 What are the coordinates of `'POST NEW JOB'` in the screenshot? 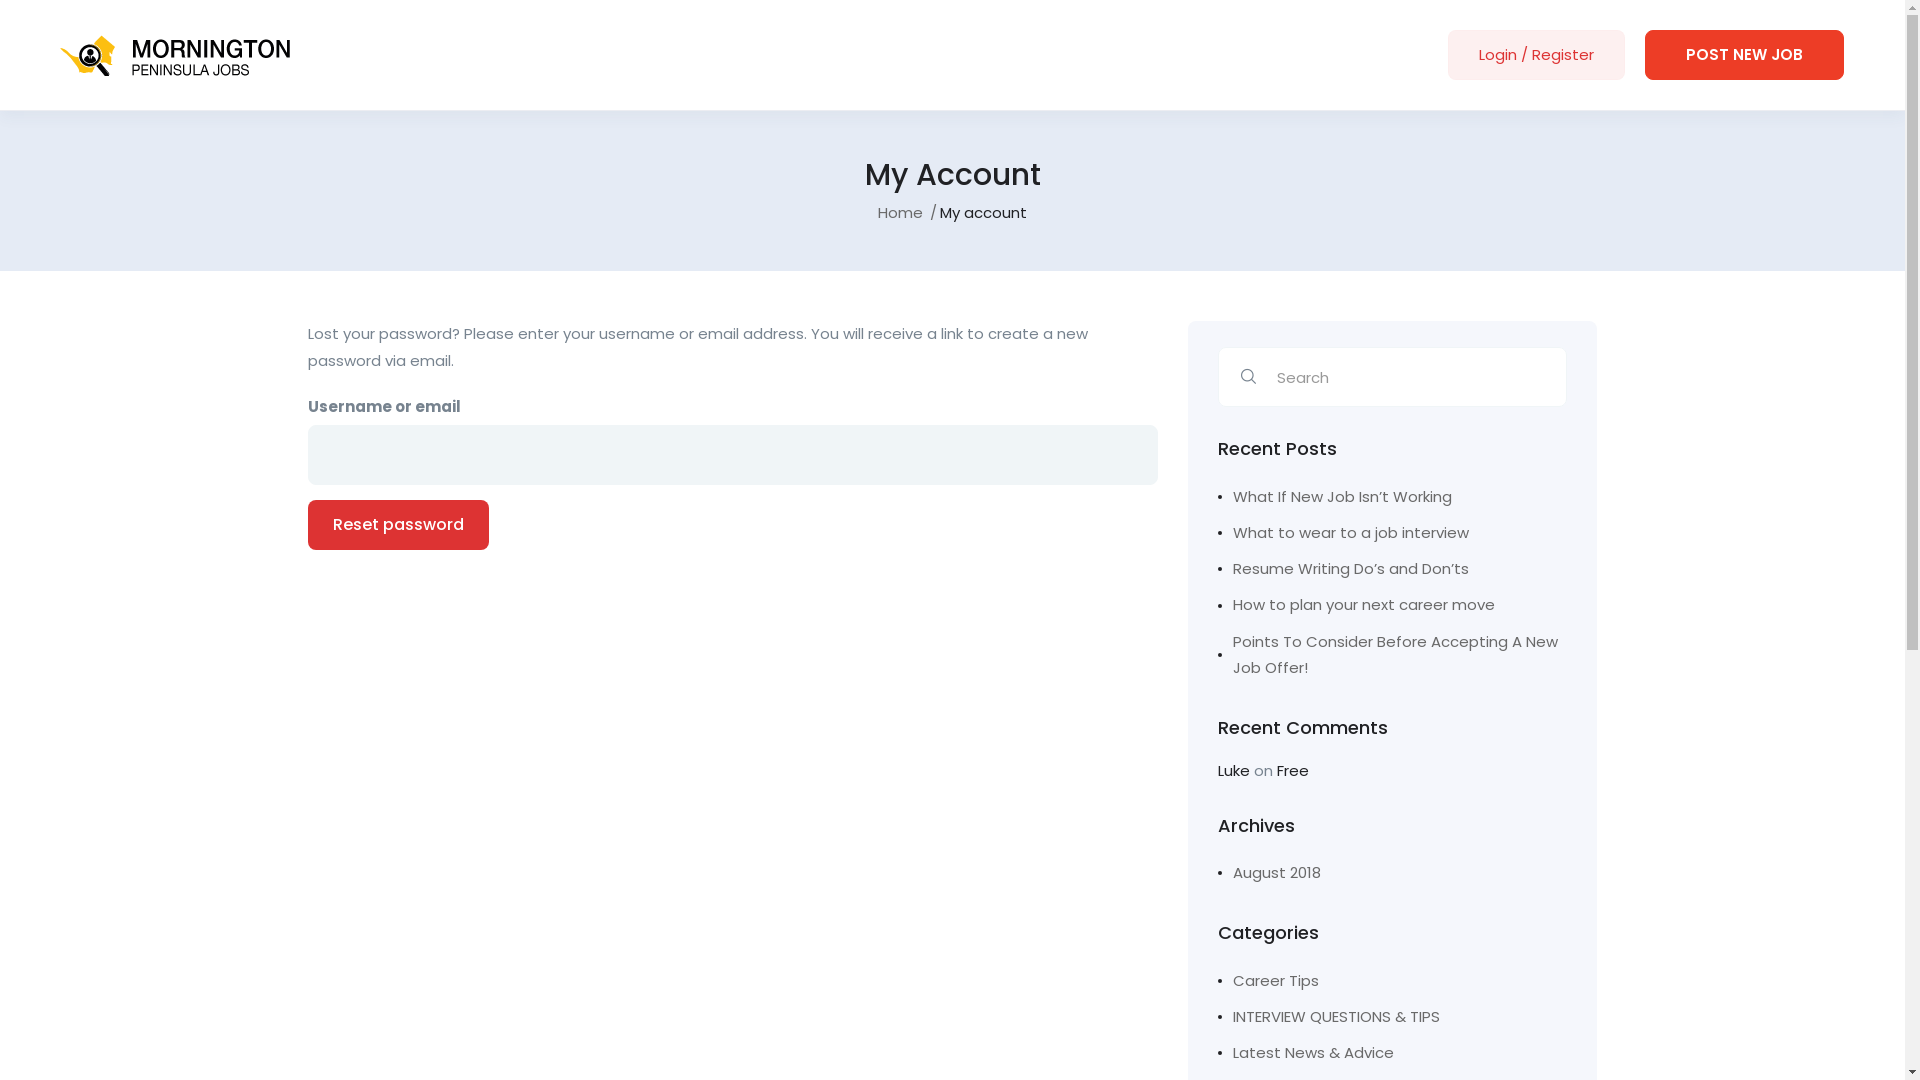 It's located at (1743, 53).